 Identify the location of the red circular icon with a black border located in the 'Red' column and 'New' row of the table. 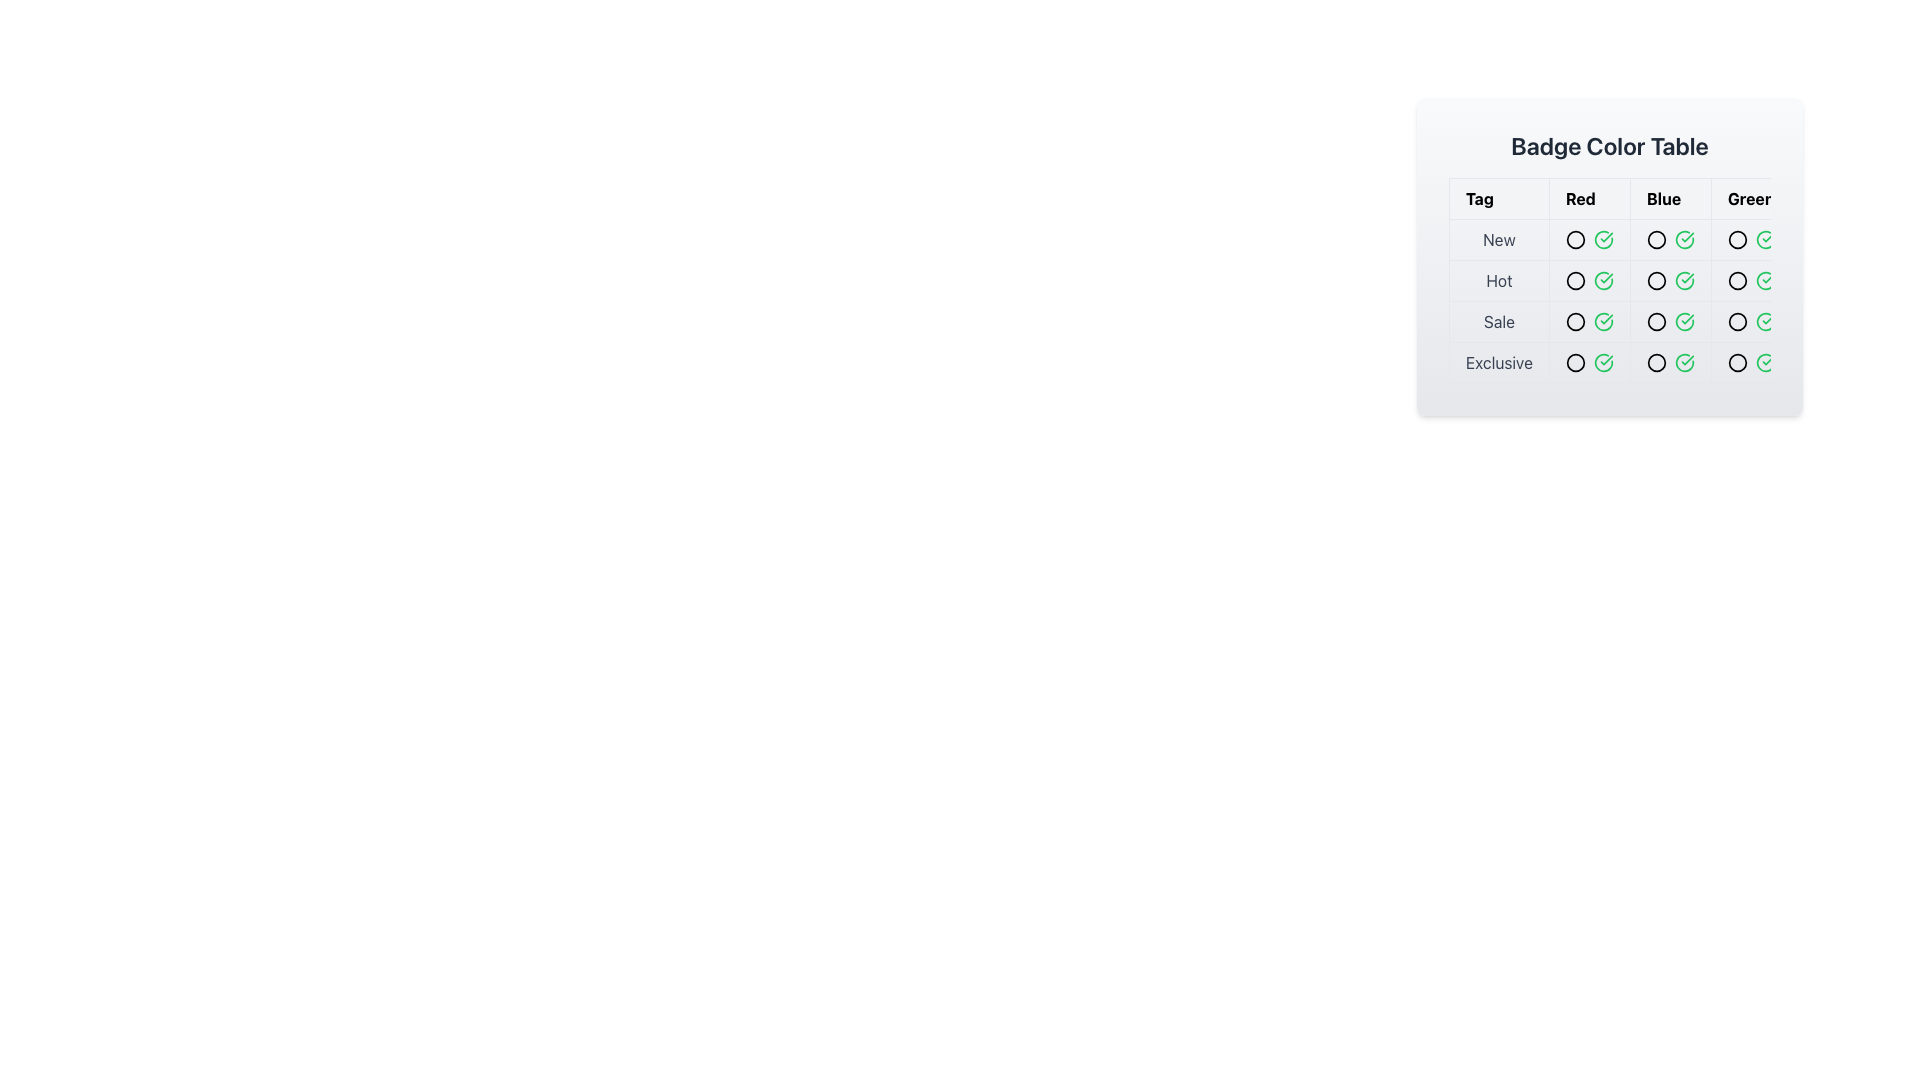
(1574, 238).